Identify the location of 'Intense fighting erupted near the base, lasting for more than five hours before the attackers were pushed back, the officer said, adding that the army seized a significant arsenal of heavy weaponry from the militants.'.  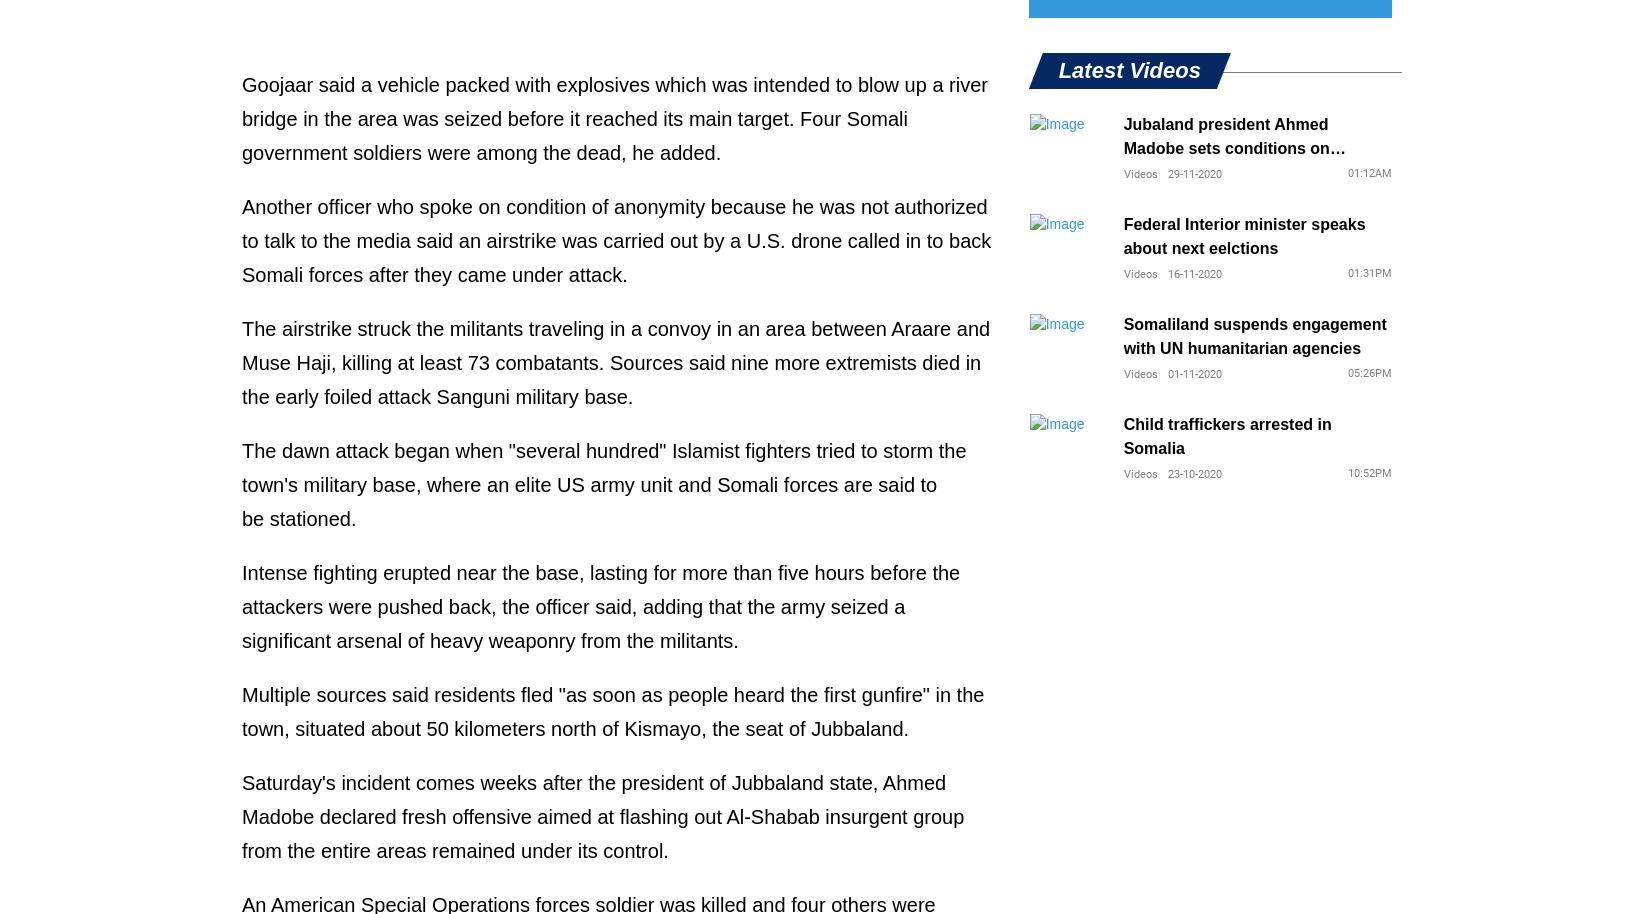
(600, 605).